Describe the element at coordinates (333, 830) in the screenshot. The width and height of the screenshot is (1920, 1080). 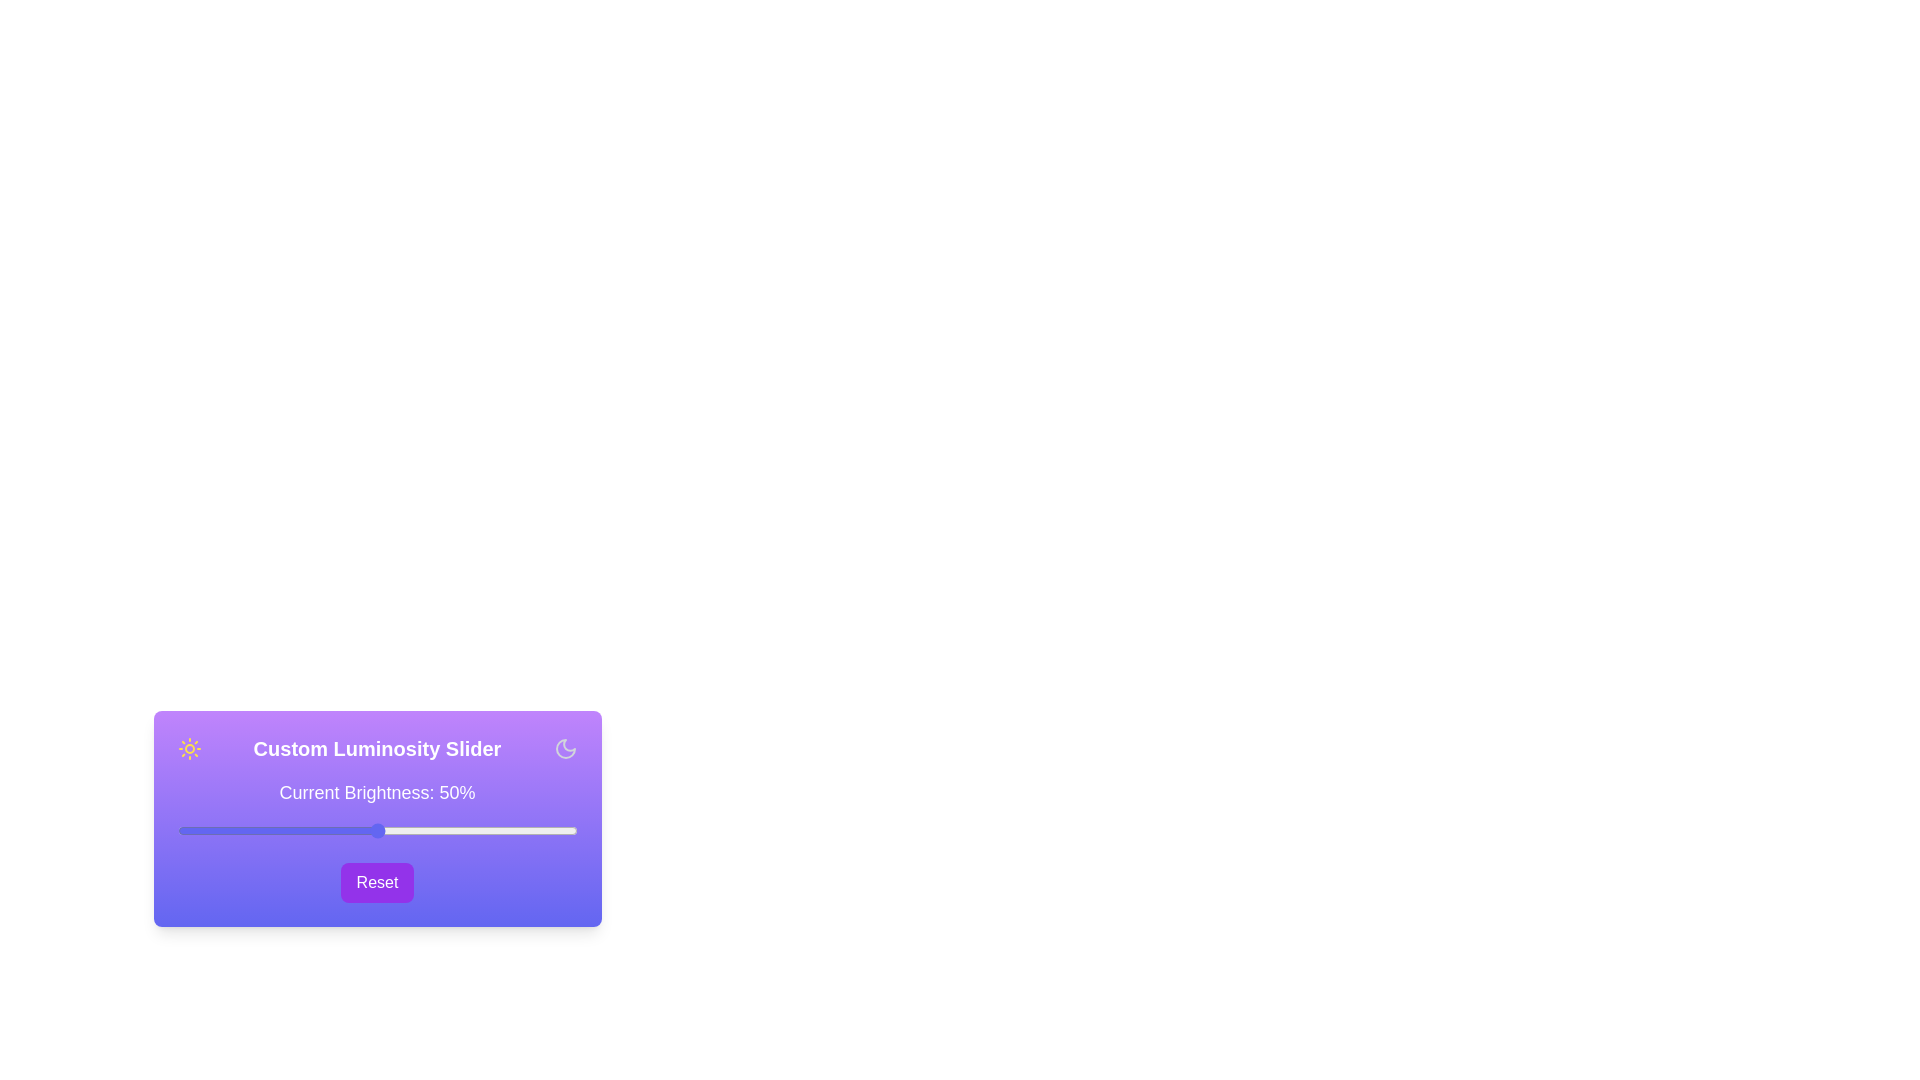
I see `brightness` at that location.